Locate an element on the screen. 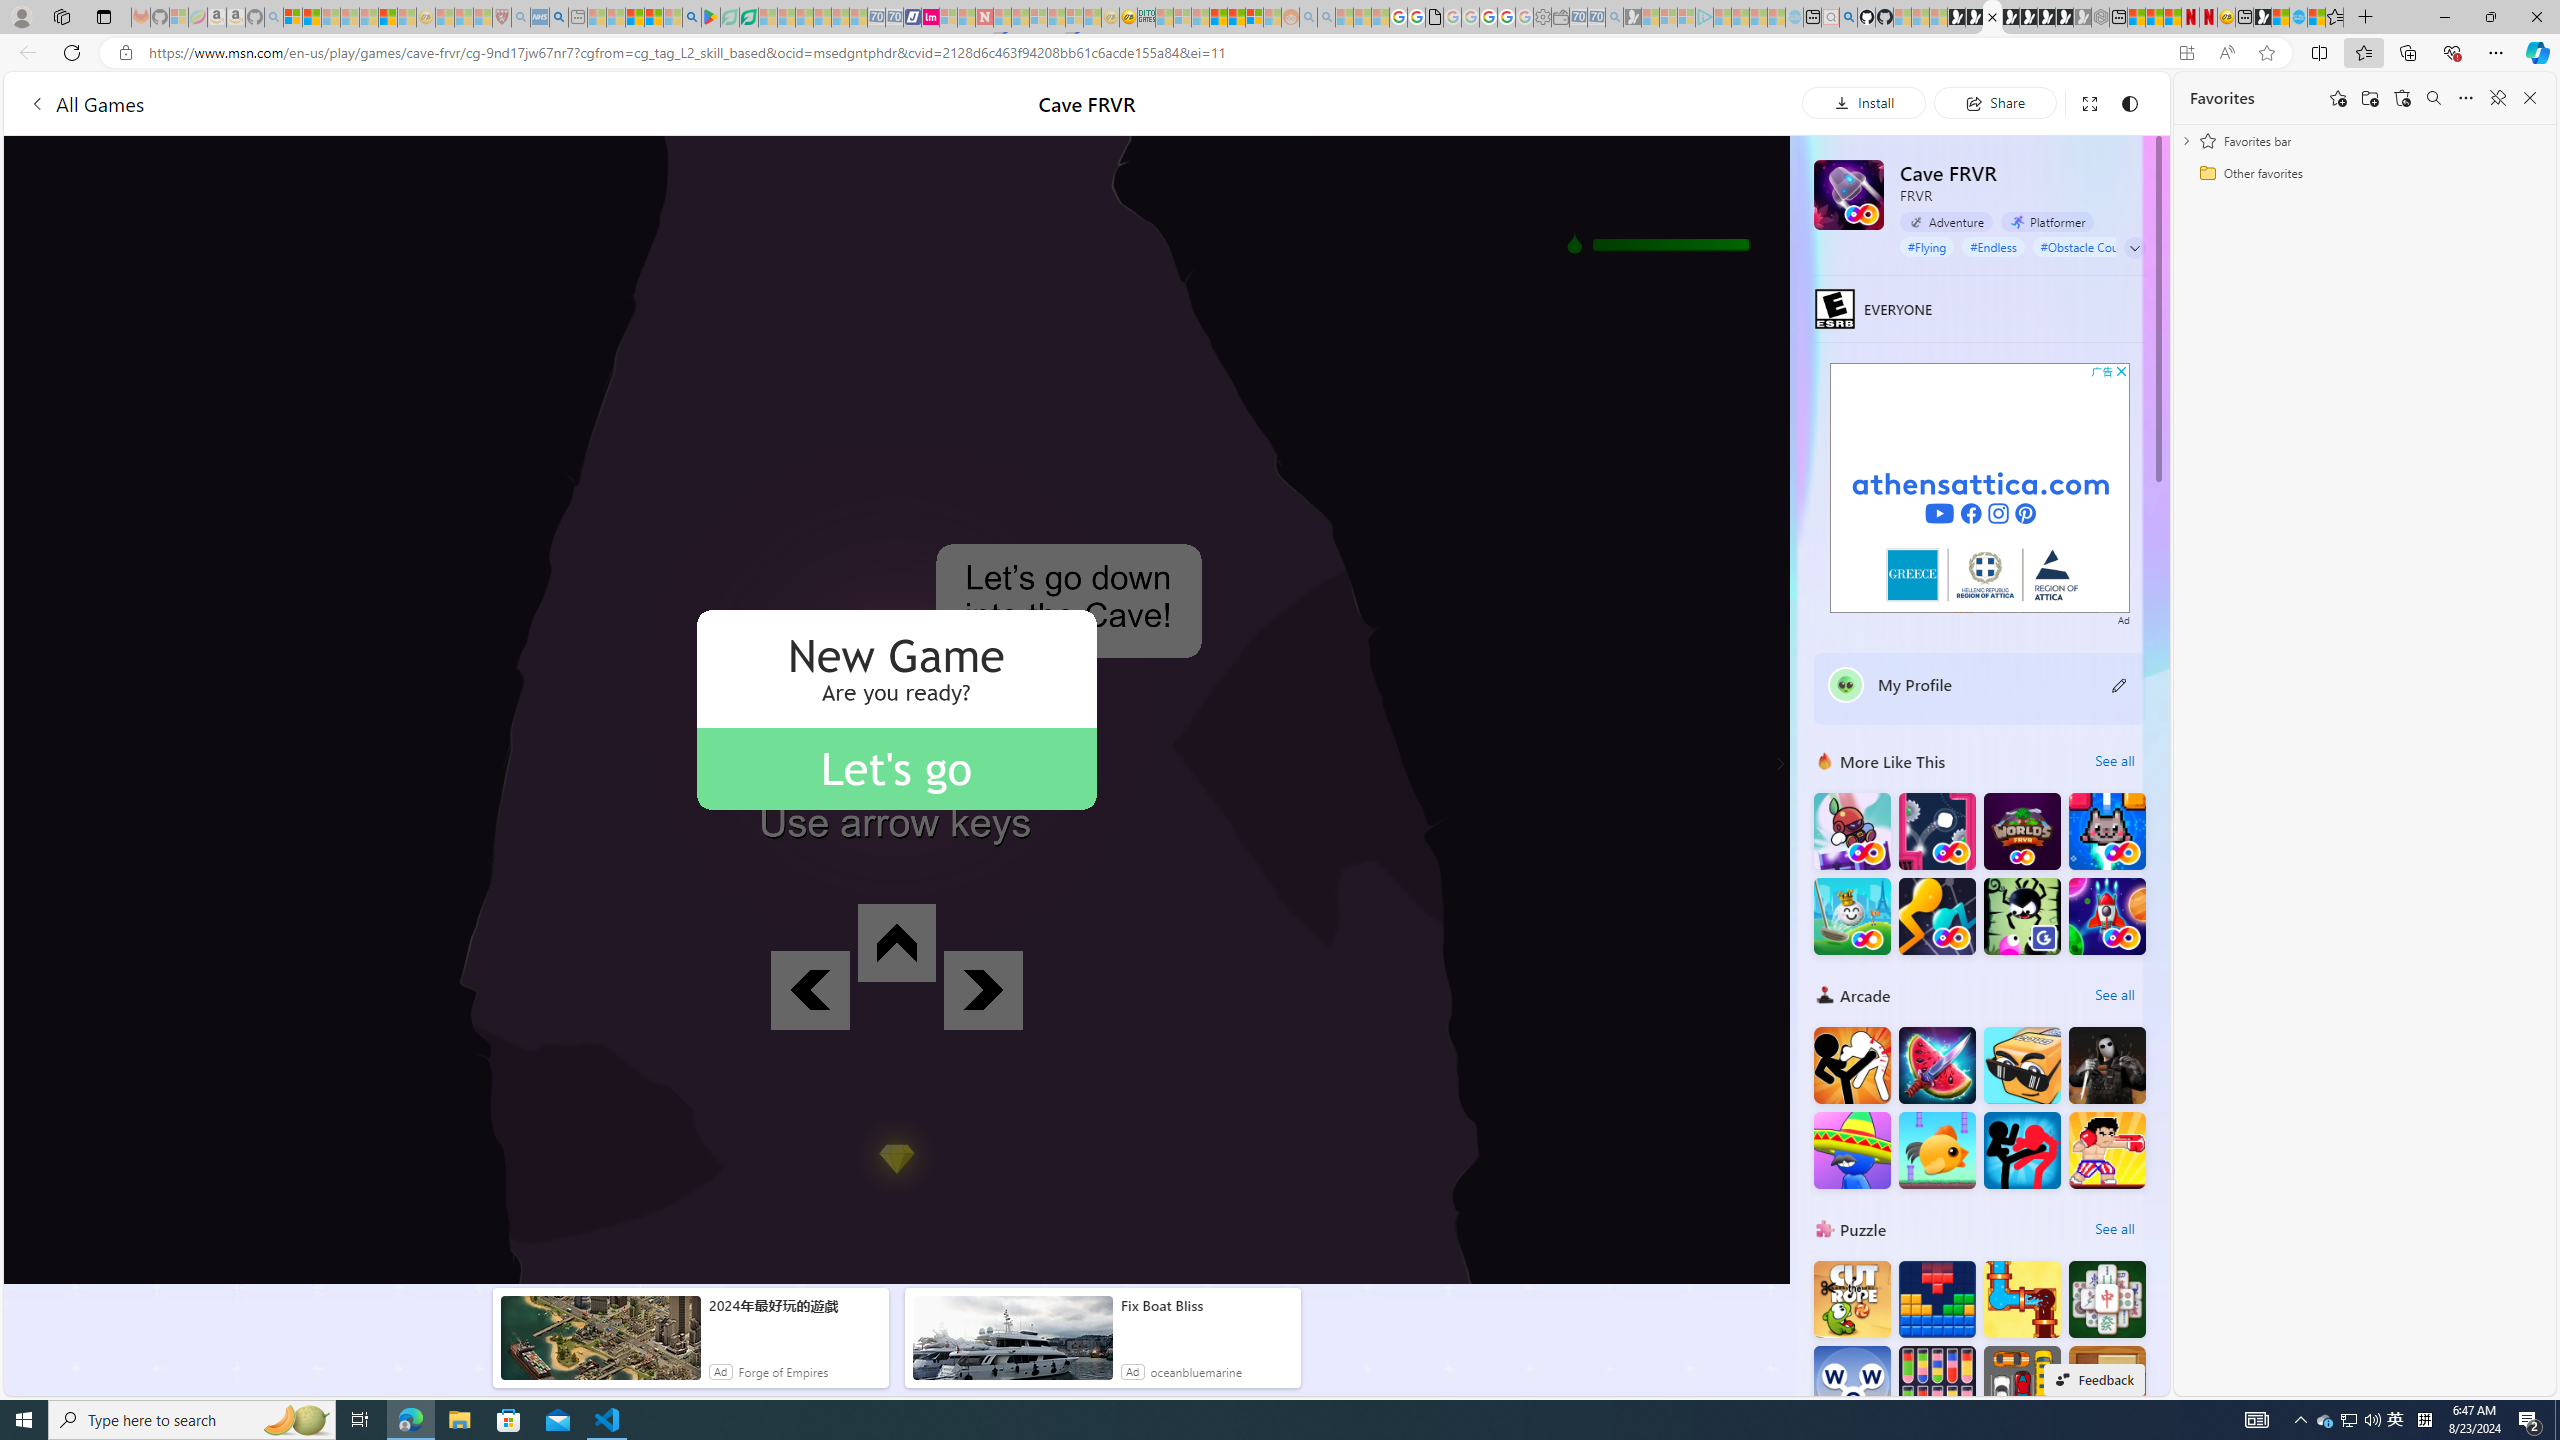 The height and width of the screenshot is (1440, 2560). 'Search favorites' is located at coordinates (2433, 96).